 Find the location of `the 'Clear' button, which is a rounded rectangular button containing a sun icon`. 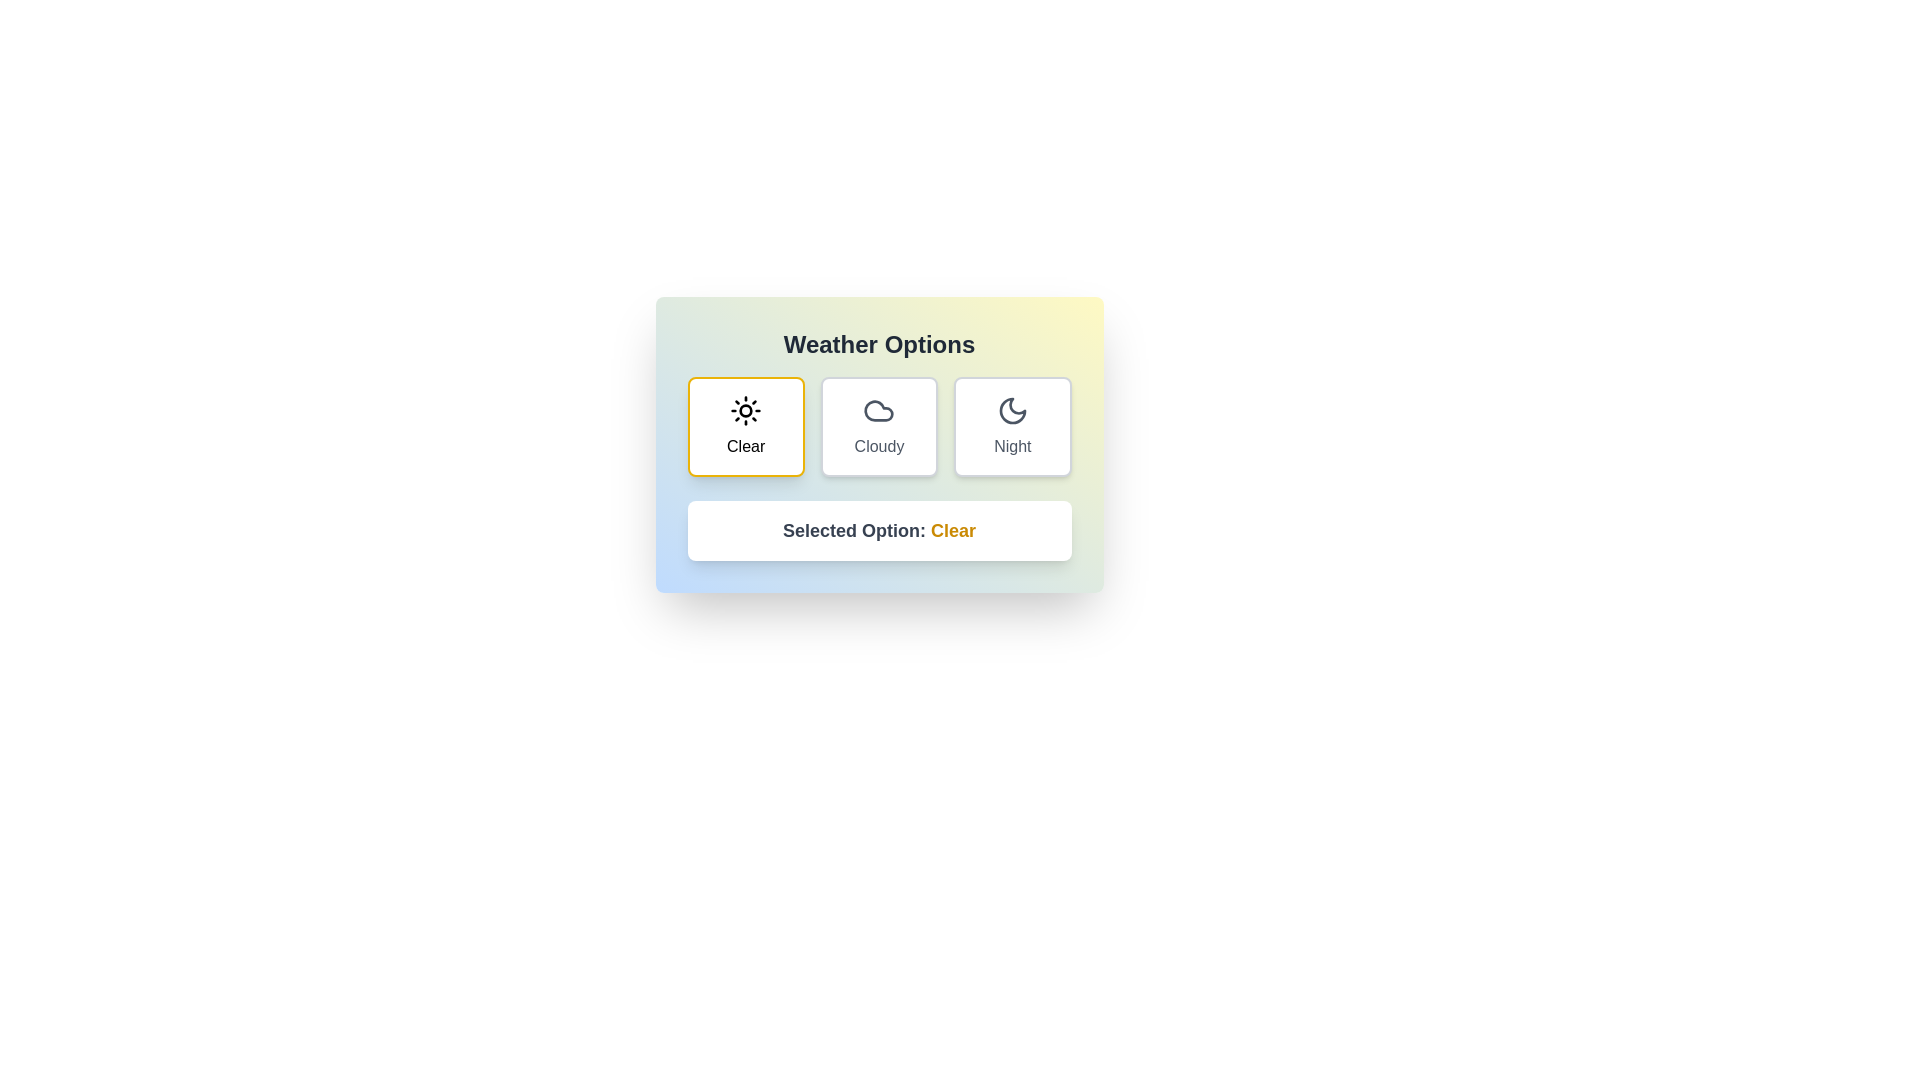

the 'Clear' button, which is a rounded rectangular button containing a sun icon is located at coordinates (745, 410).